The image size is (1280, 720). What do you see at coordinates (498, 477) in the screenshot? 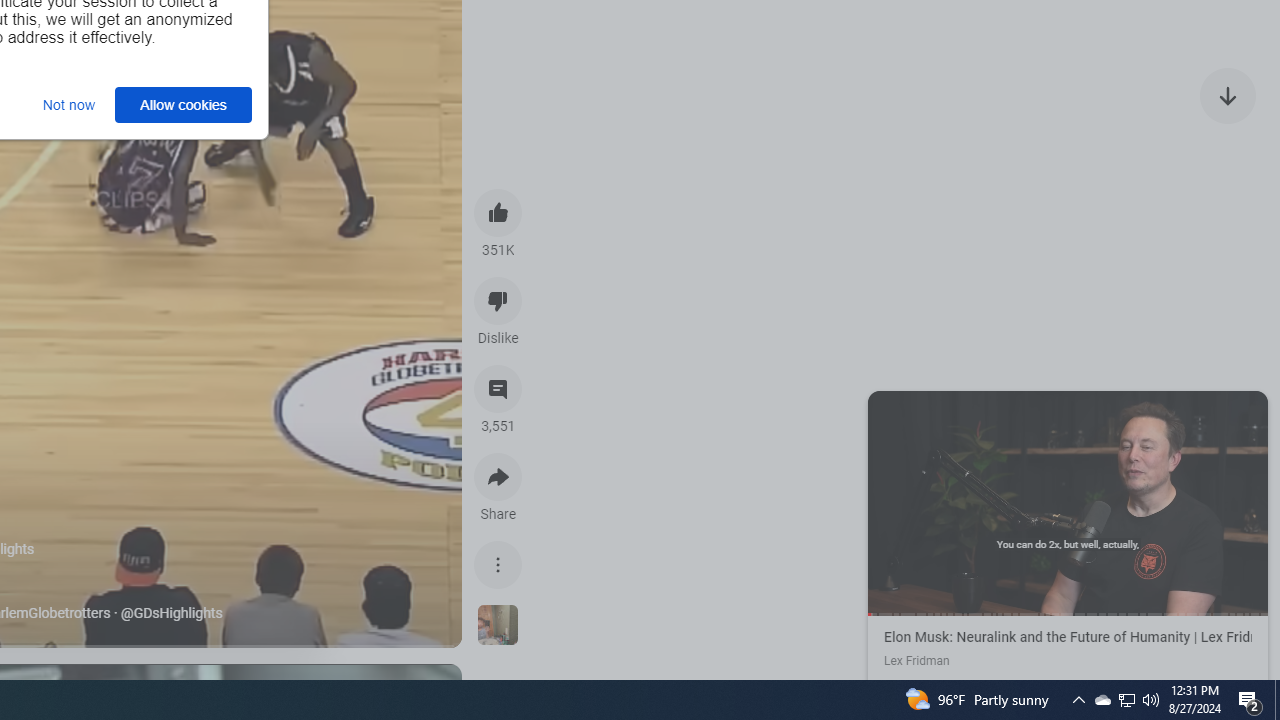
I see `'Share'` at bounding box center [498, 477].